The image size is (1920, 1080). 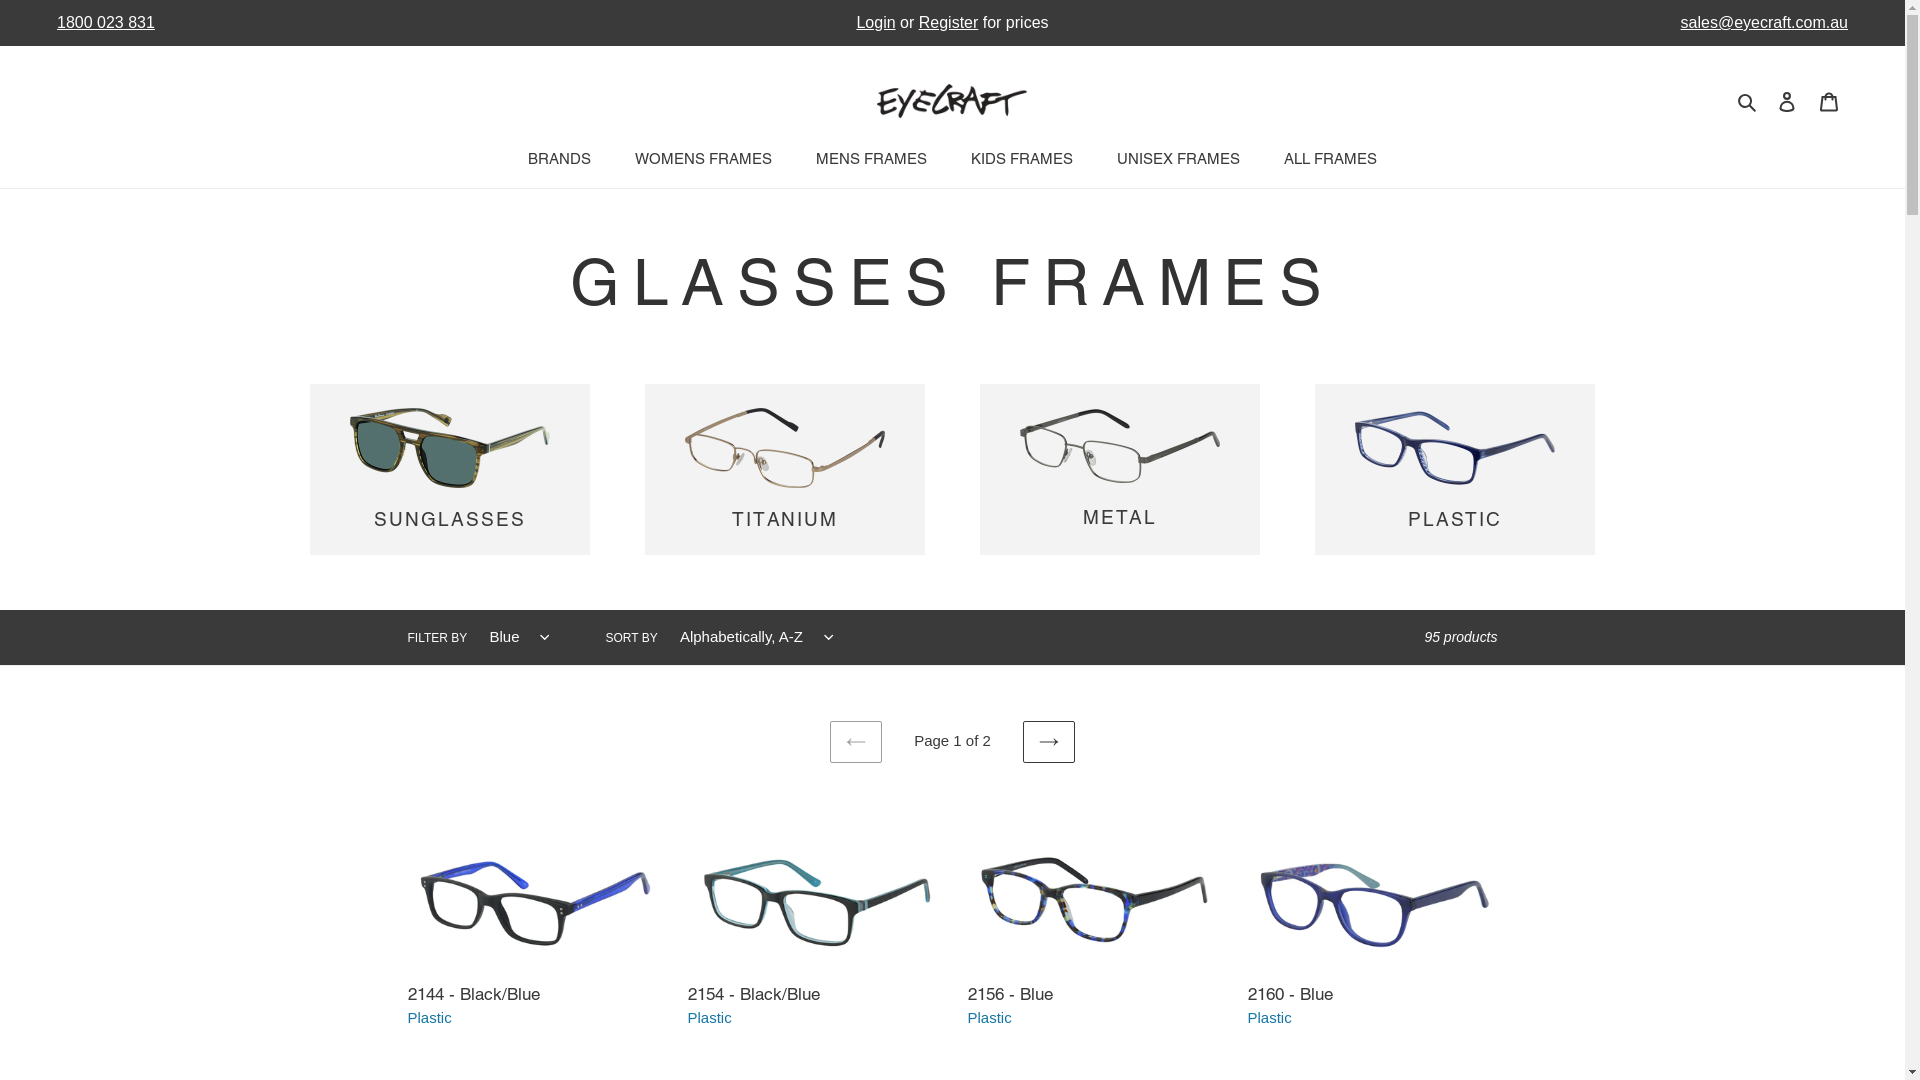 What do you see at coordinates (1118, 469) in the screenshot?
I see `'METAL'` at bounding box center [1118, 469].